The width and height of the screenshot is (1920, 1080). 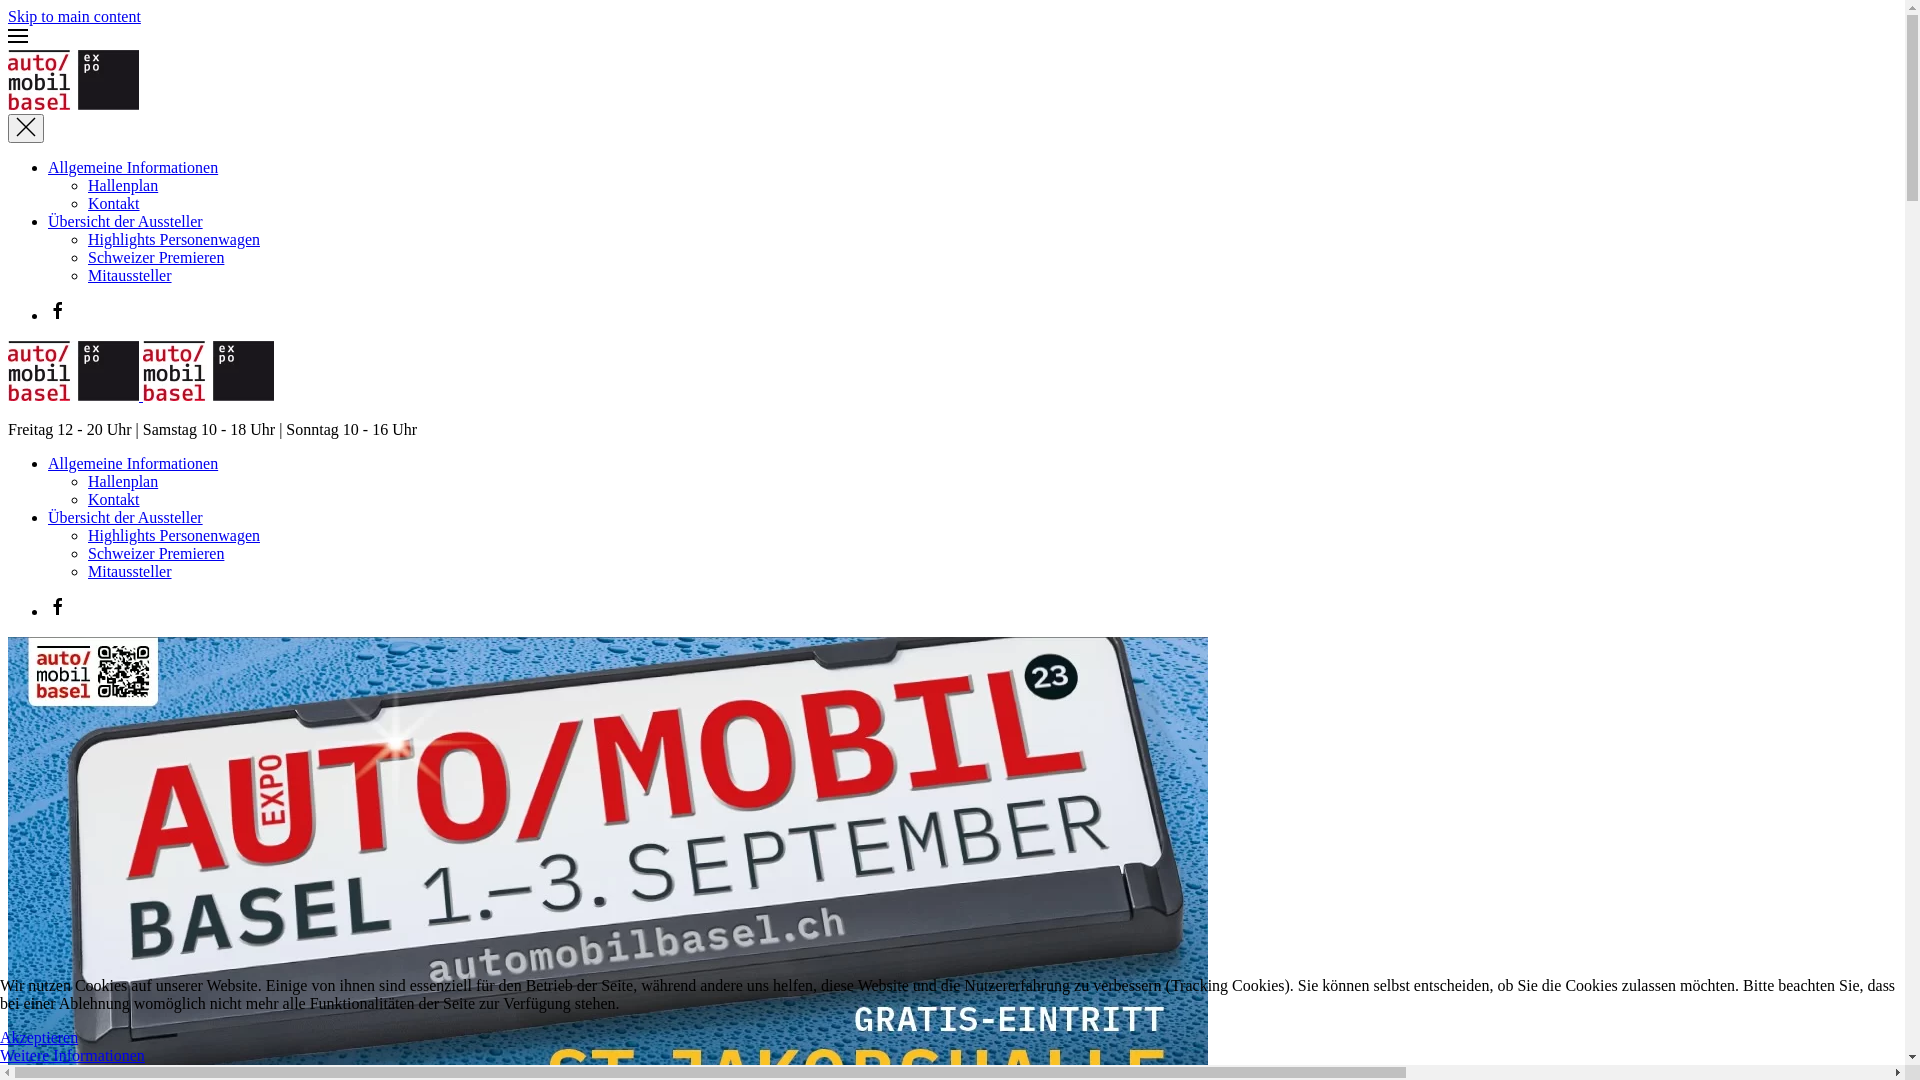 I want to click on 'Highlights Personenwagen', so click(x=173, y=238).